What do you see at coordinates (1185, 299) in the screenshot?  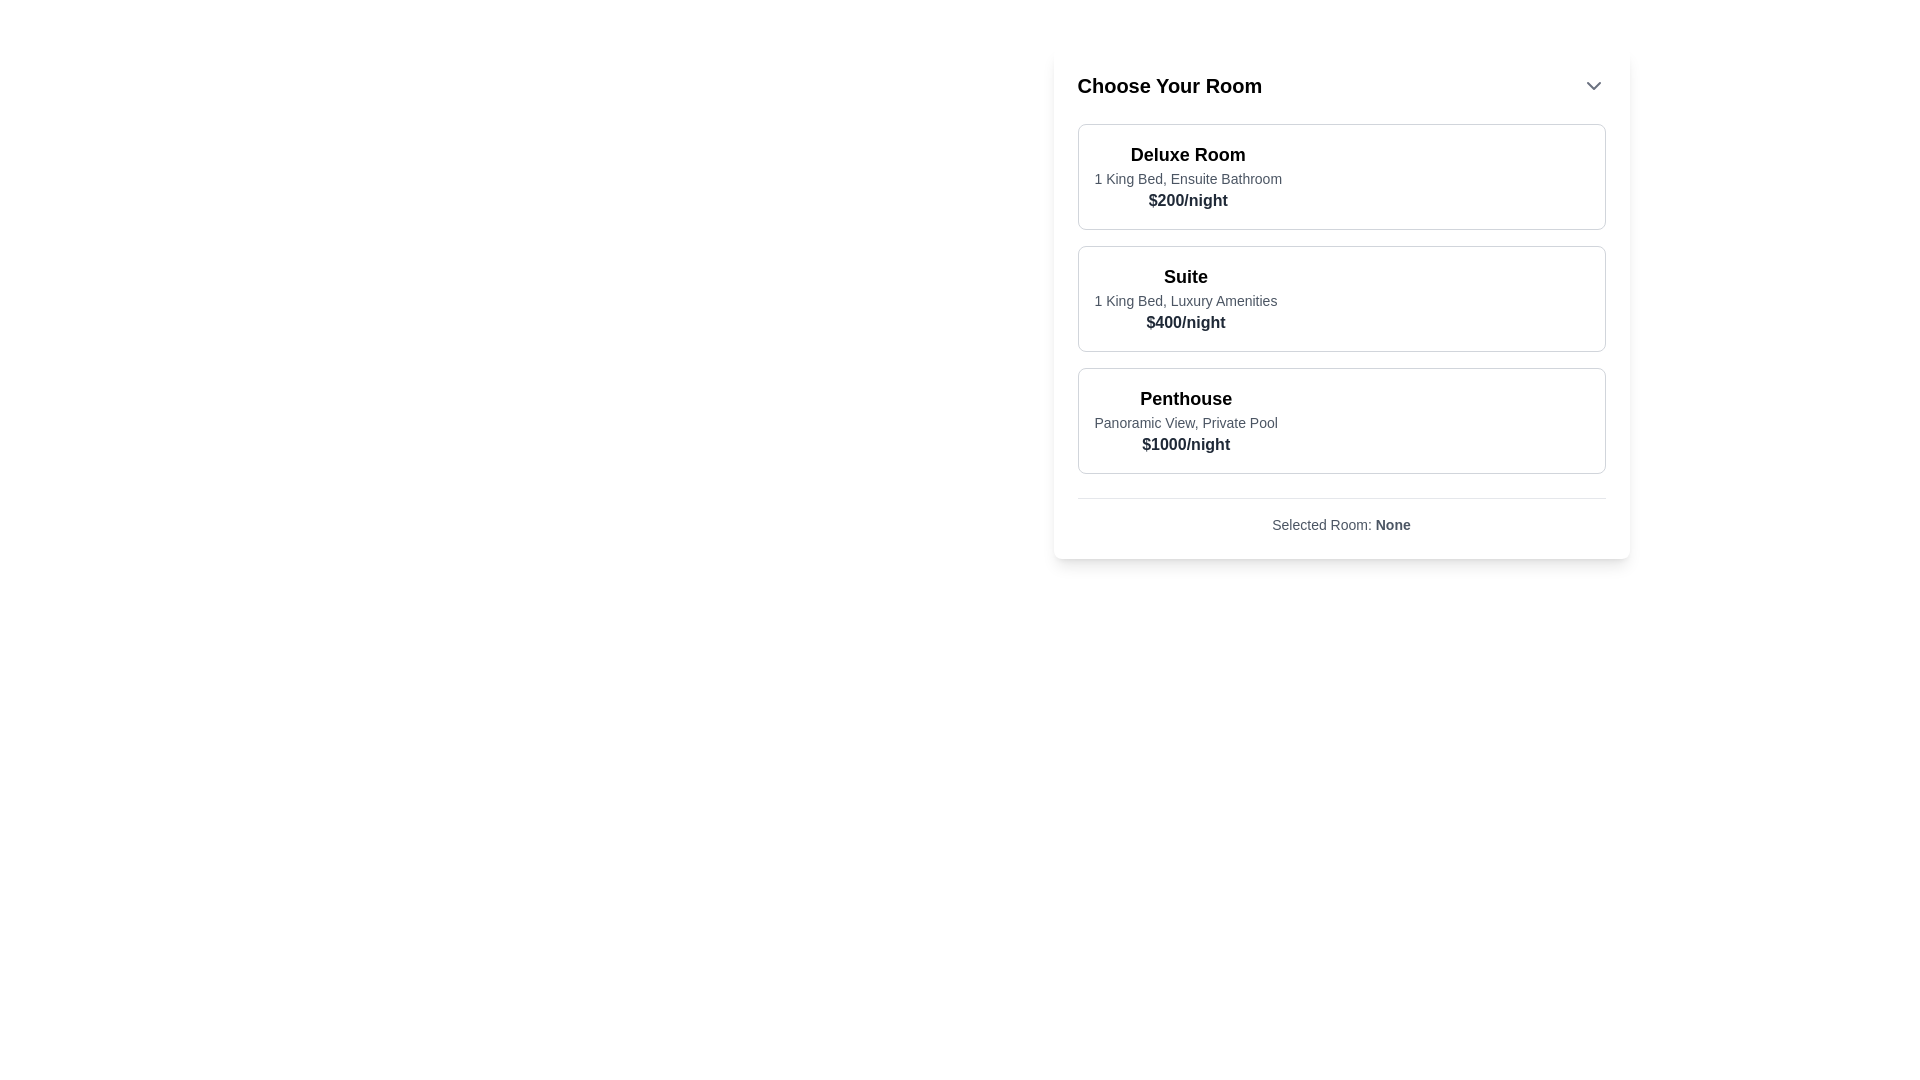 I see `the text block containing the title 'Suite', the description '1 King Bed, Luxury Amenities', and the price '$400/night', which is located in the second box of the room selection list under 'Deluxe Room'` at bounding box center [1185, 299].